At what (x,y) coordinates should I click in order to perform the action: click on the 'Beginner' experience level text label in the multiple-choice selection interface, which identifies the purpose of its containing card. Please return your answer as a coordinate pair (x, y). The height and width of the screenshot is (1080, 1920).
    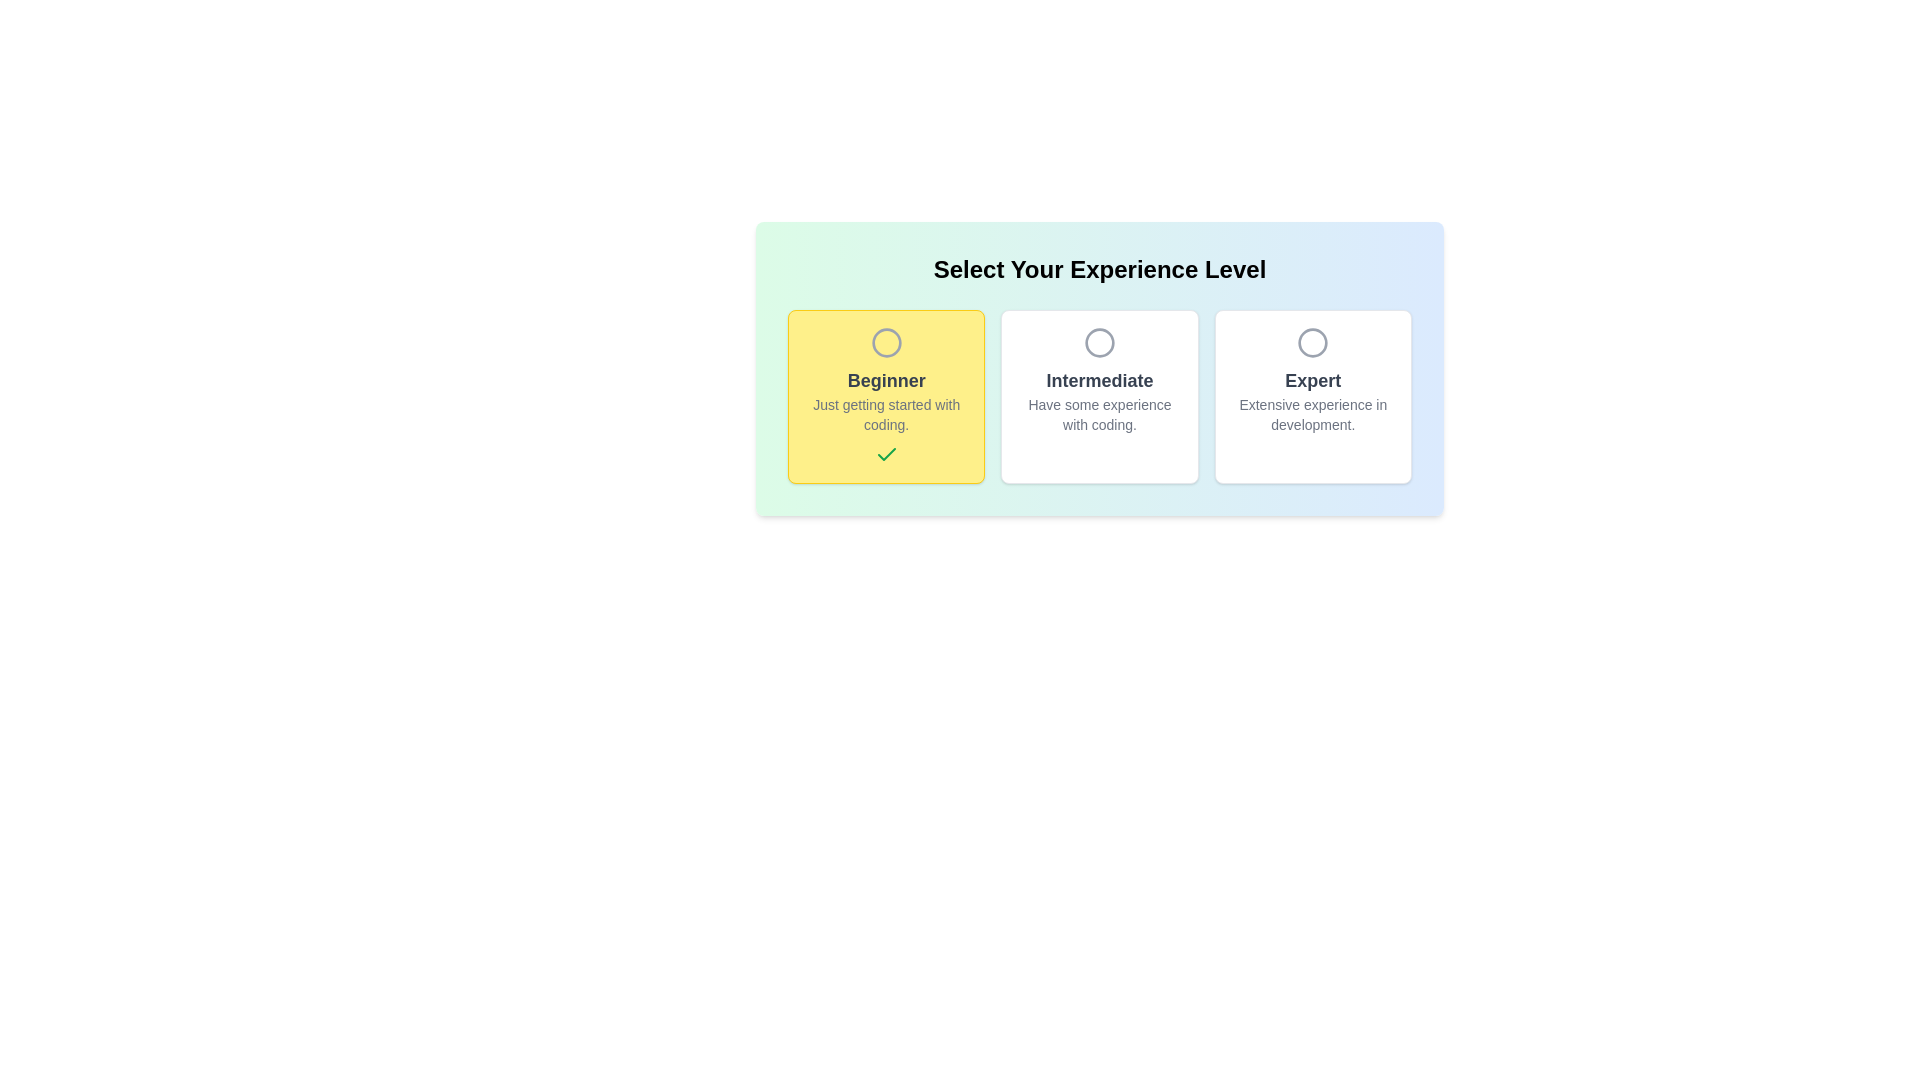
    Looking at the image, I should click on (885, 381).